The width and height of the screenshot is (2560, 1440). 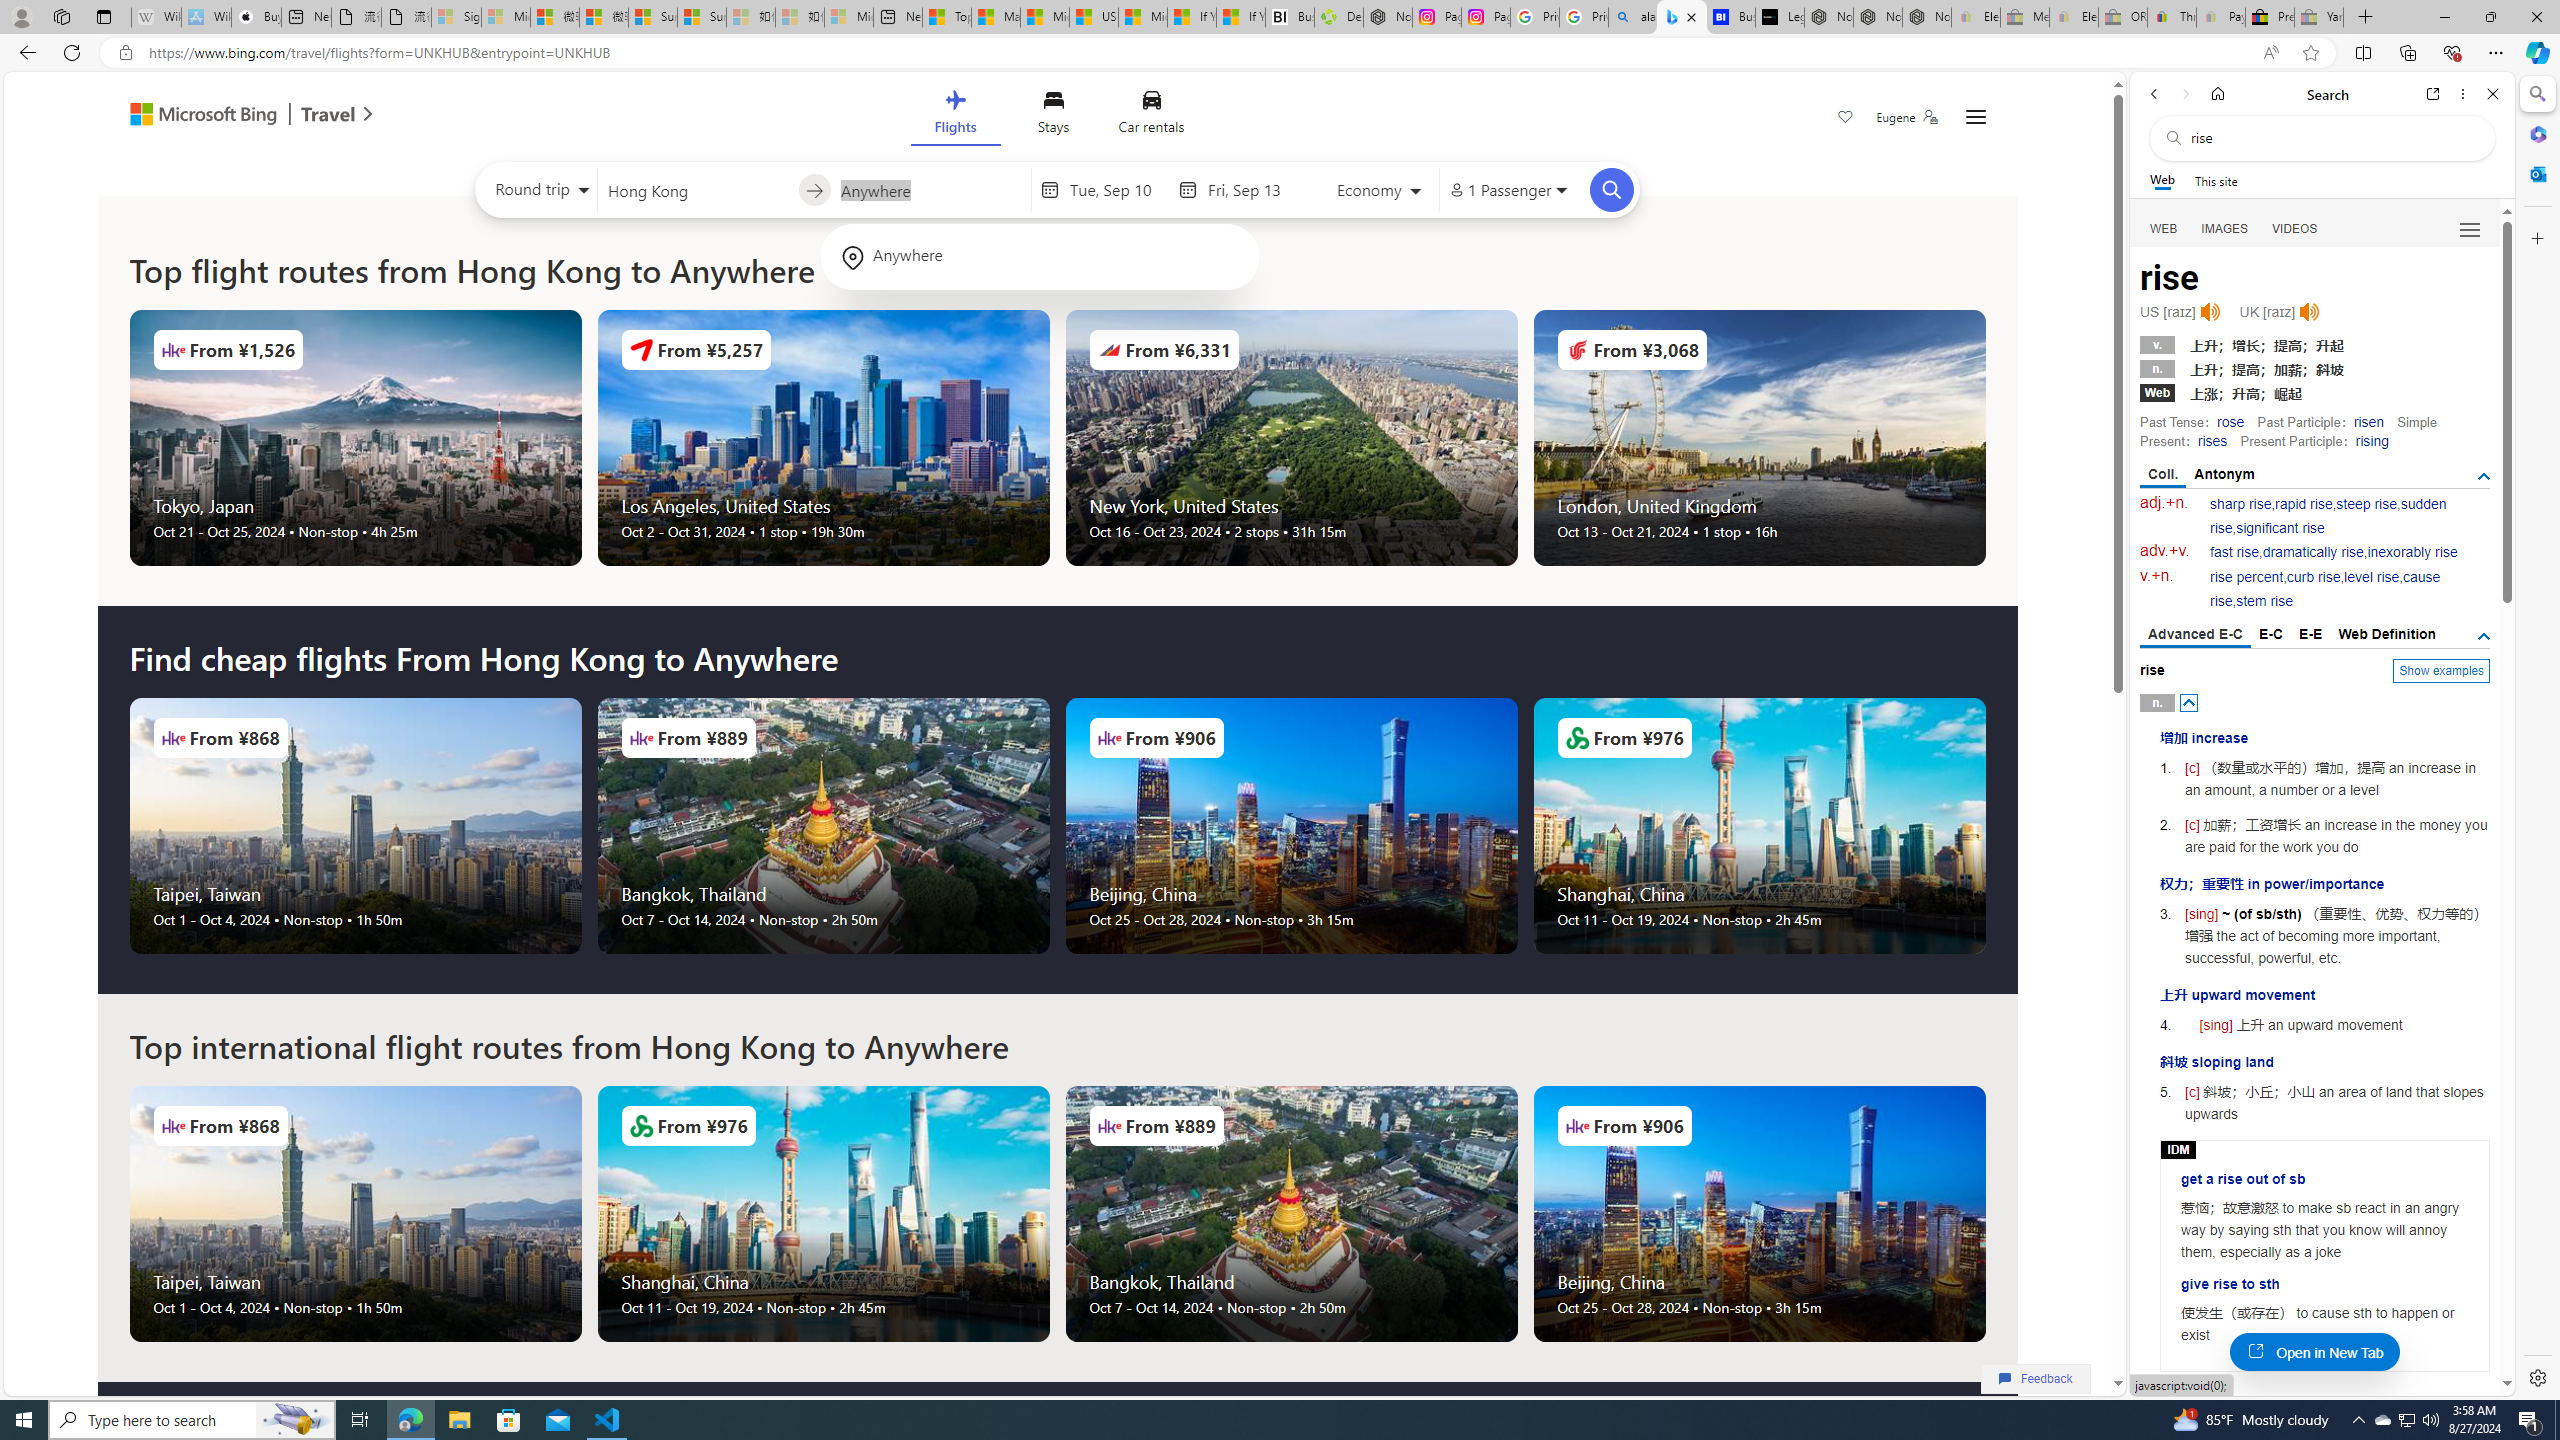 I want to click on 'rising', so click(x=2371, y=440).